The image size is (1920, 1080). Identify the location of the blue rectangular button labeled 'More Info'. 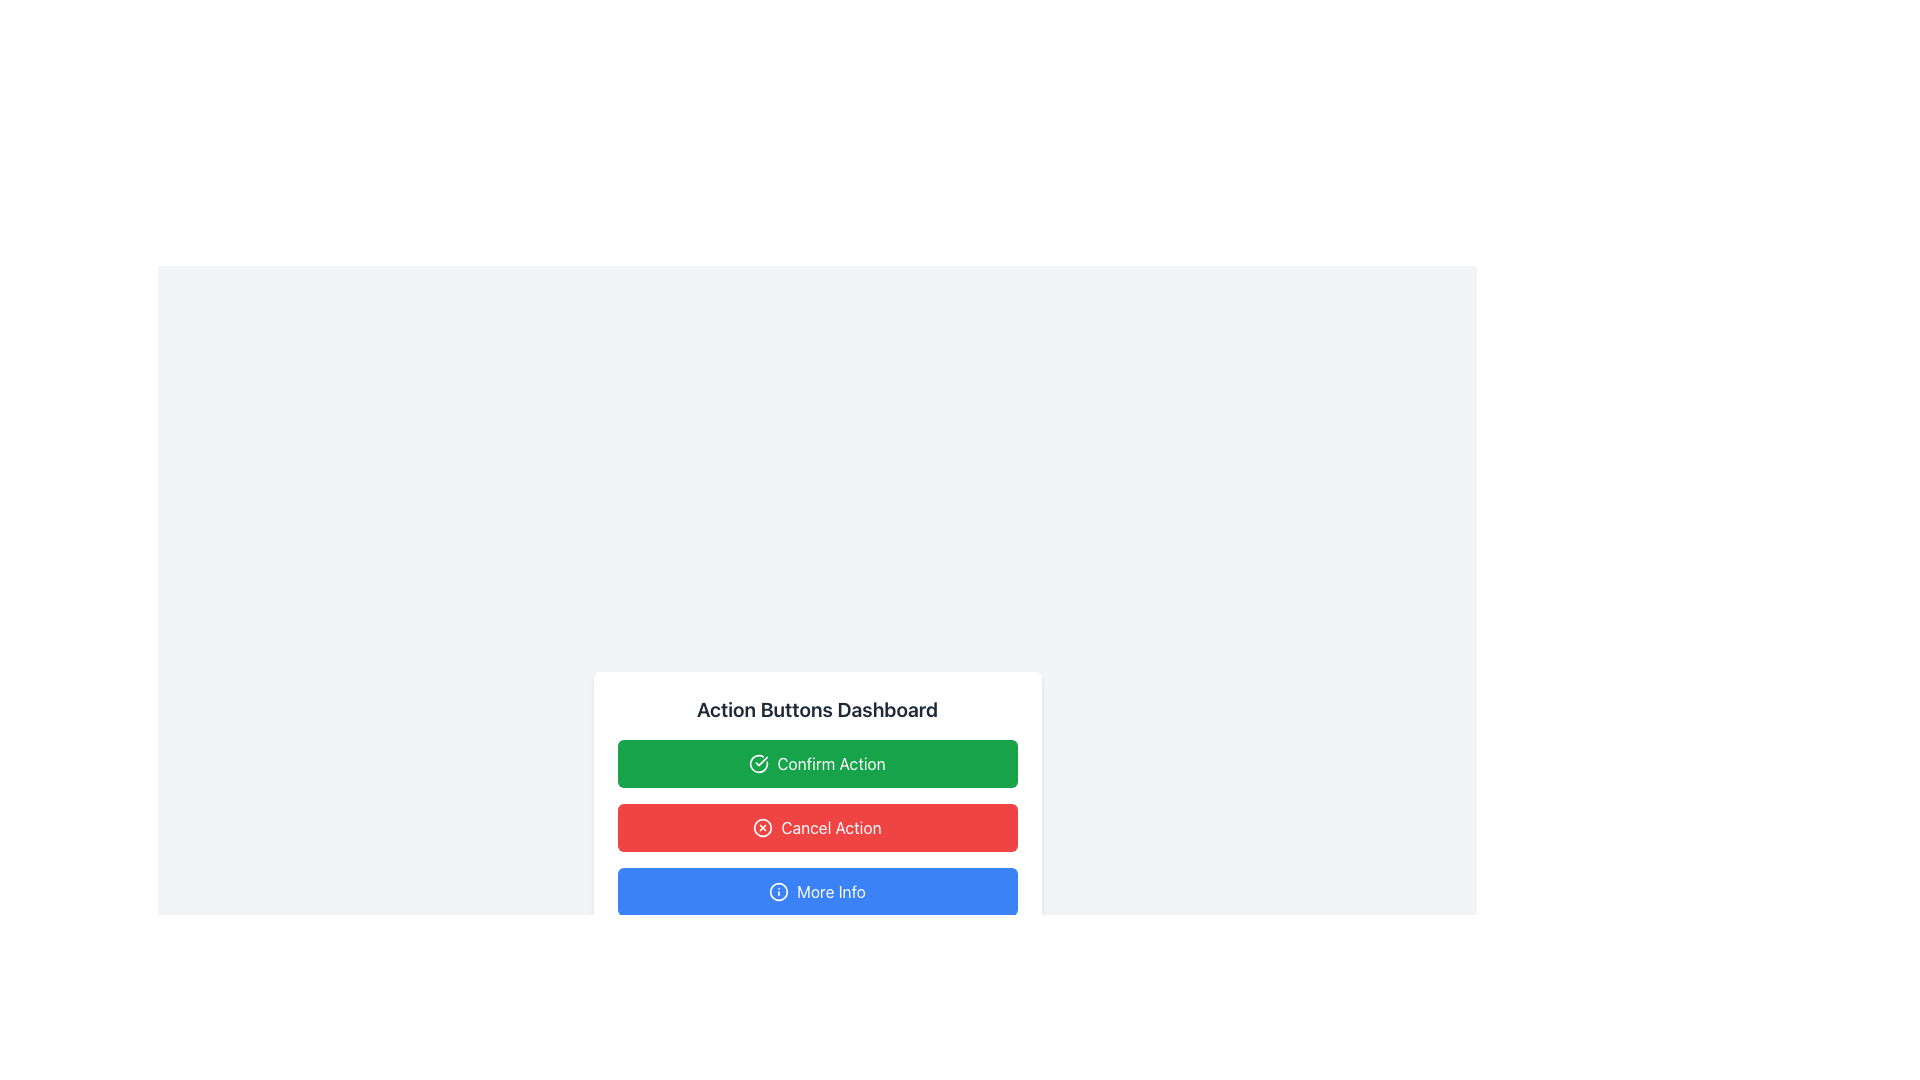
(817, 890).